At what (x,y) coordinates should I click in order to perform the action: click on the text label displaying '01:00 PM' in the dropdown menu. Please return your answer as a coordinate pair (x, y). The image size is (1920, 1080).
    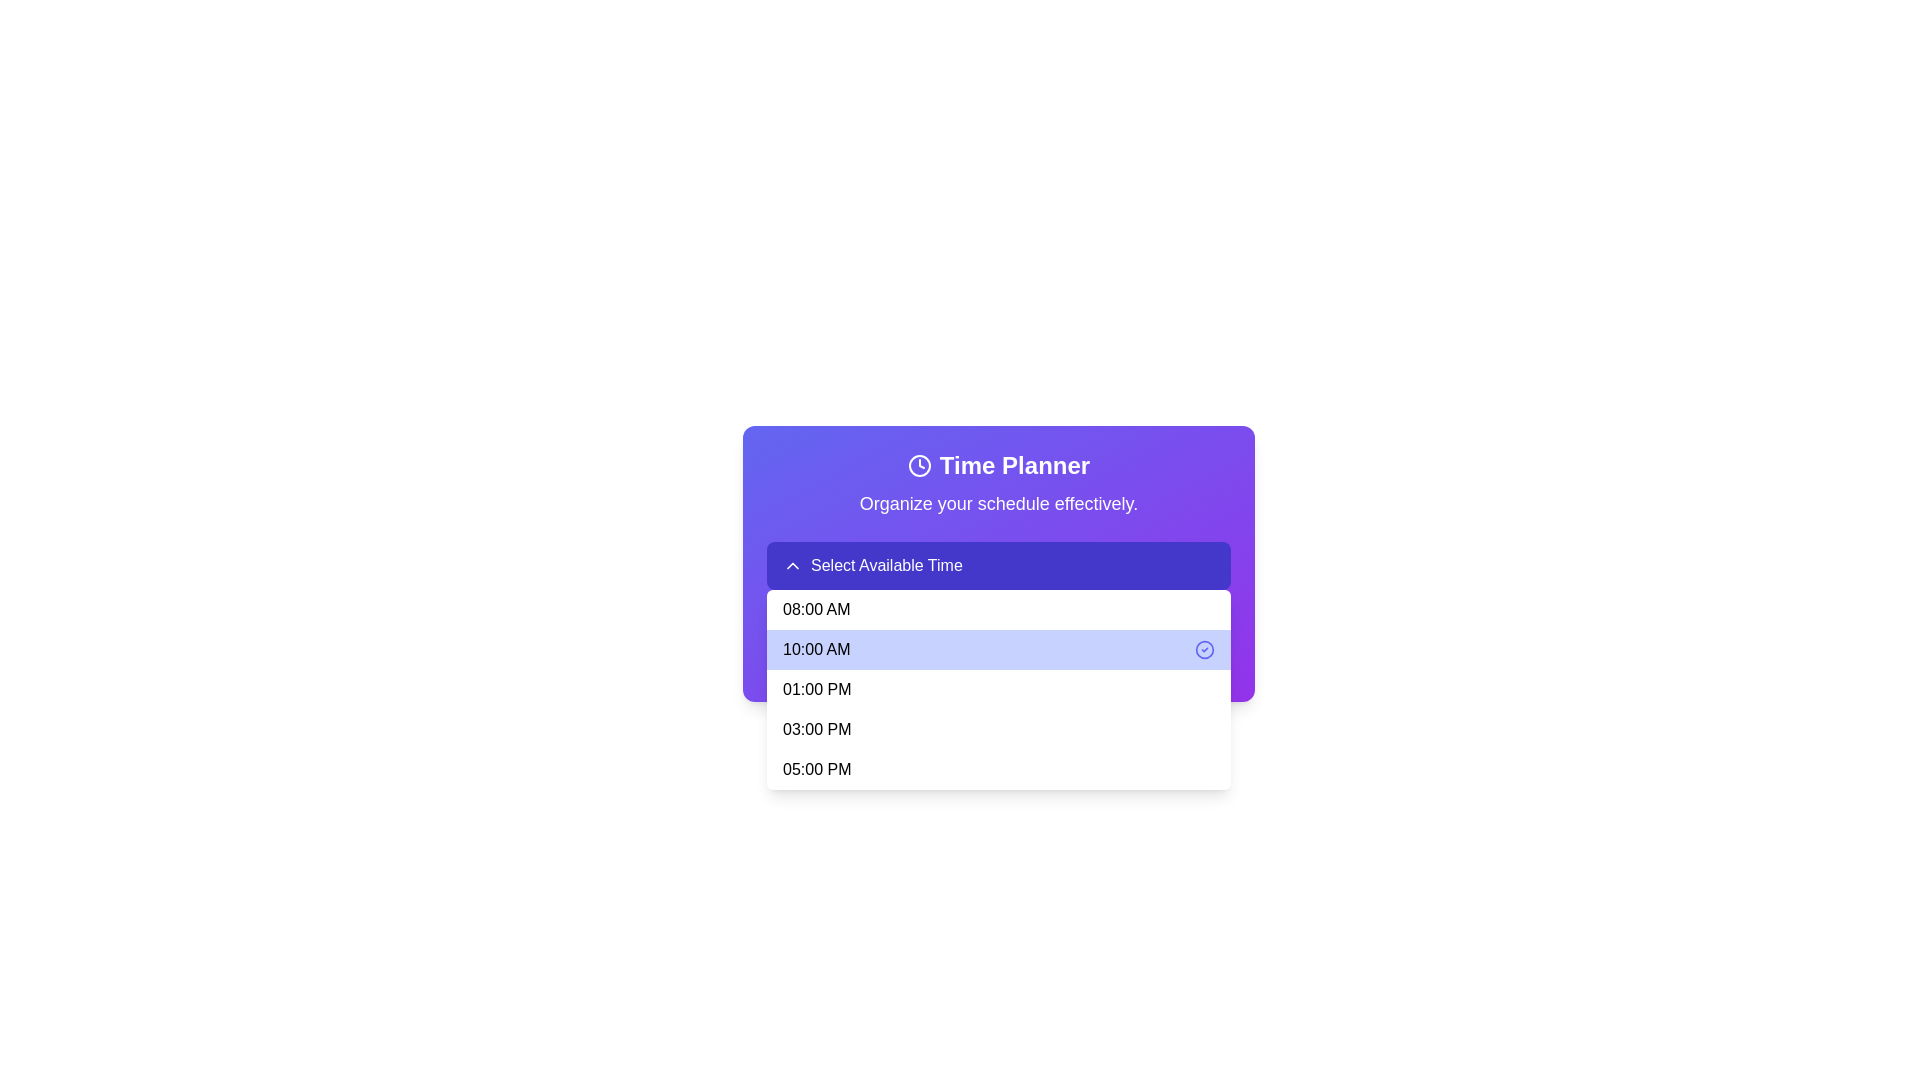
    Looking at the image, I should click on (817, 689).